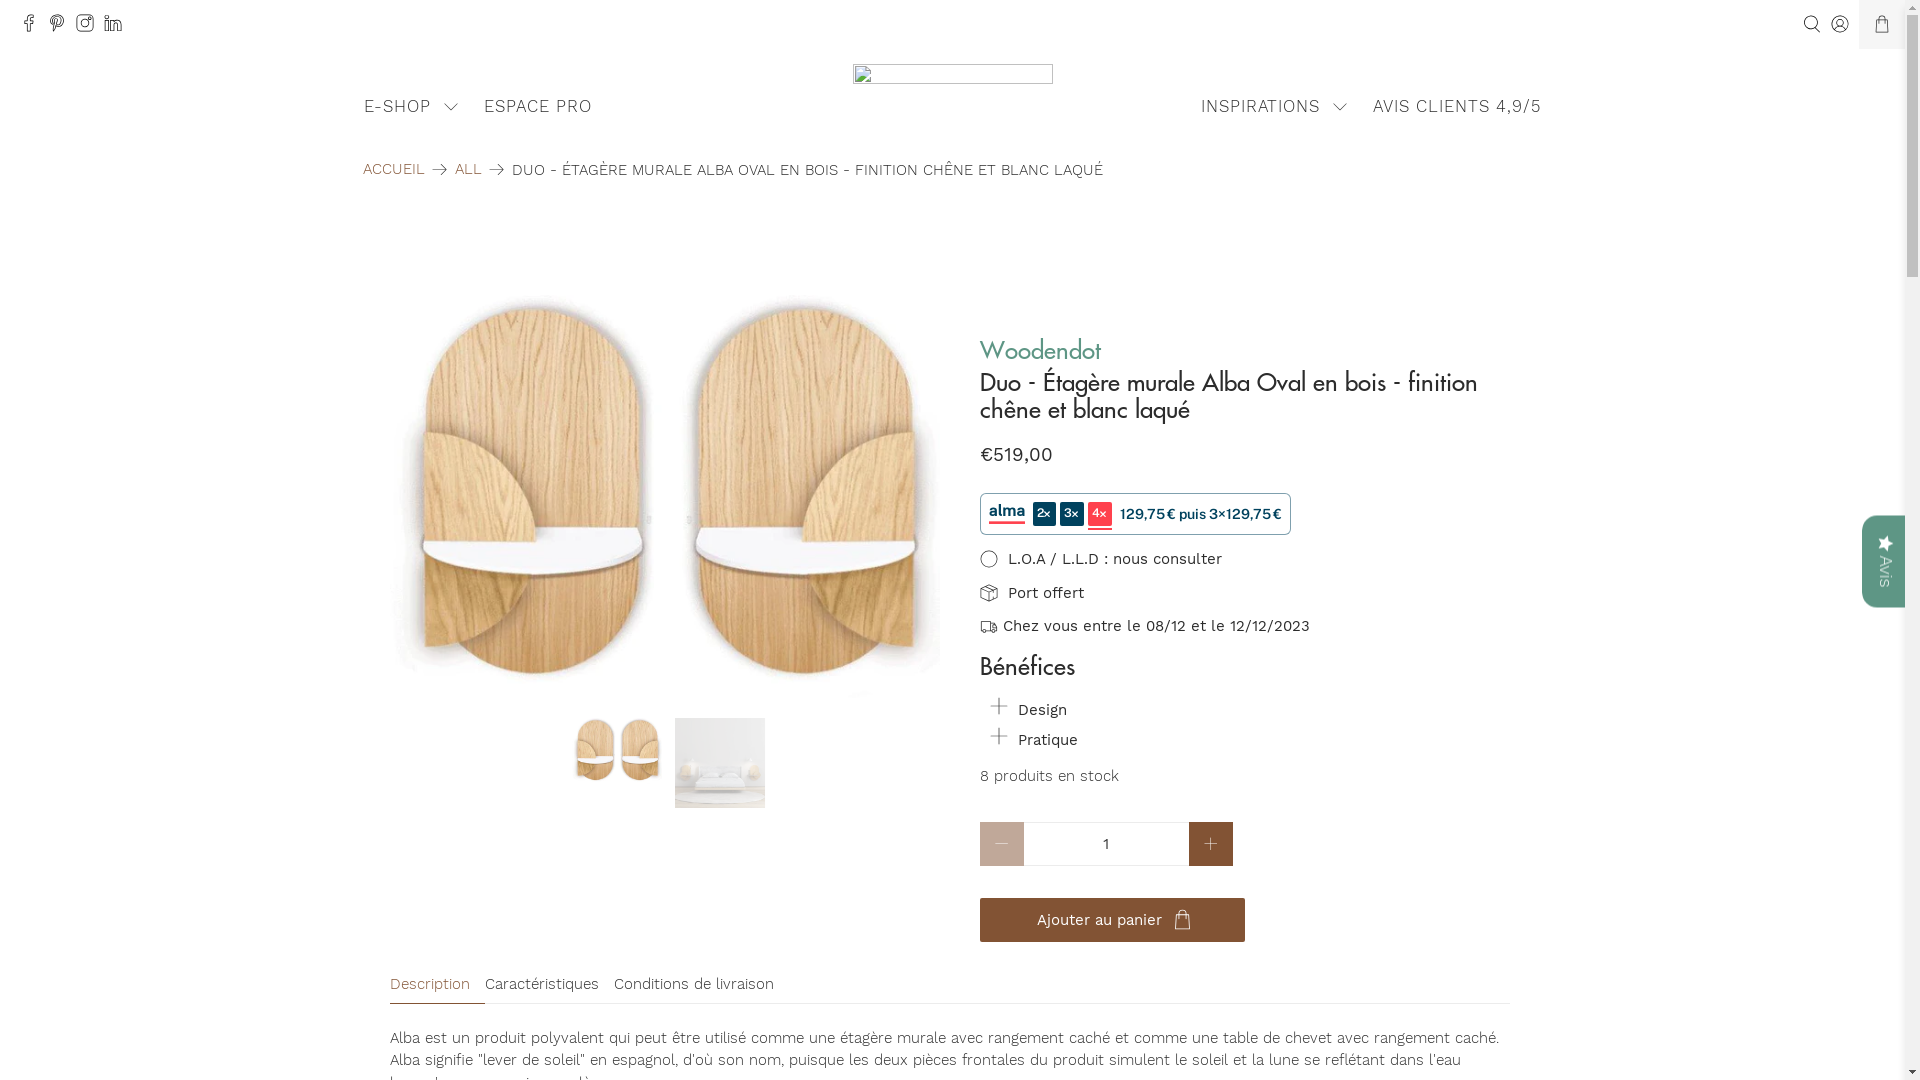 The image size is (1920, 1080). I want to click on 'ESPACE PRO', so click(538, 106).